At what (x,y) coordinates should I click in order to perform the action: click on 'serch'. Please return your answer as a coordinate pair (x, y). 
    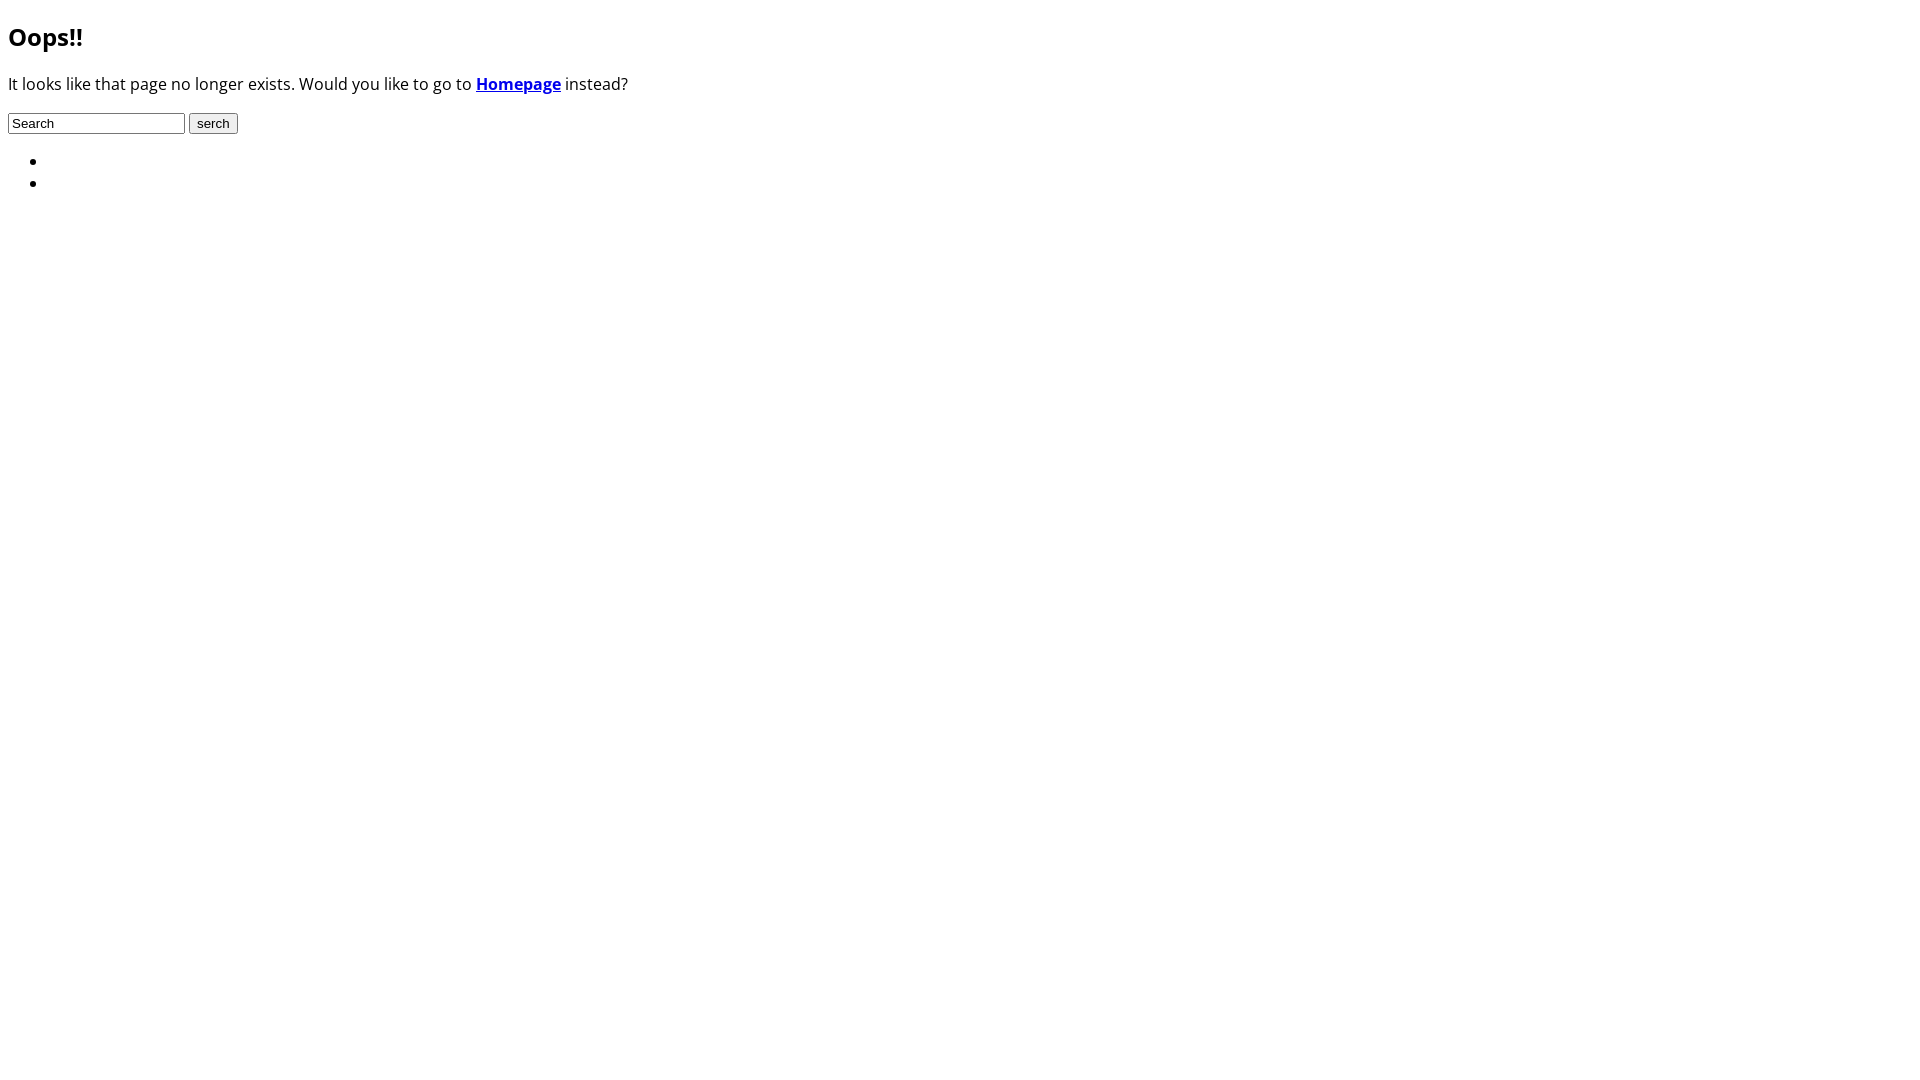
    Looking at the image, I should click on (213, 123).